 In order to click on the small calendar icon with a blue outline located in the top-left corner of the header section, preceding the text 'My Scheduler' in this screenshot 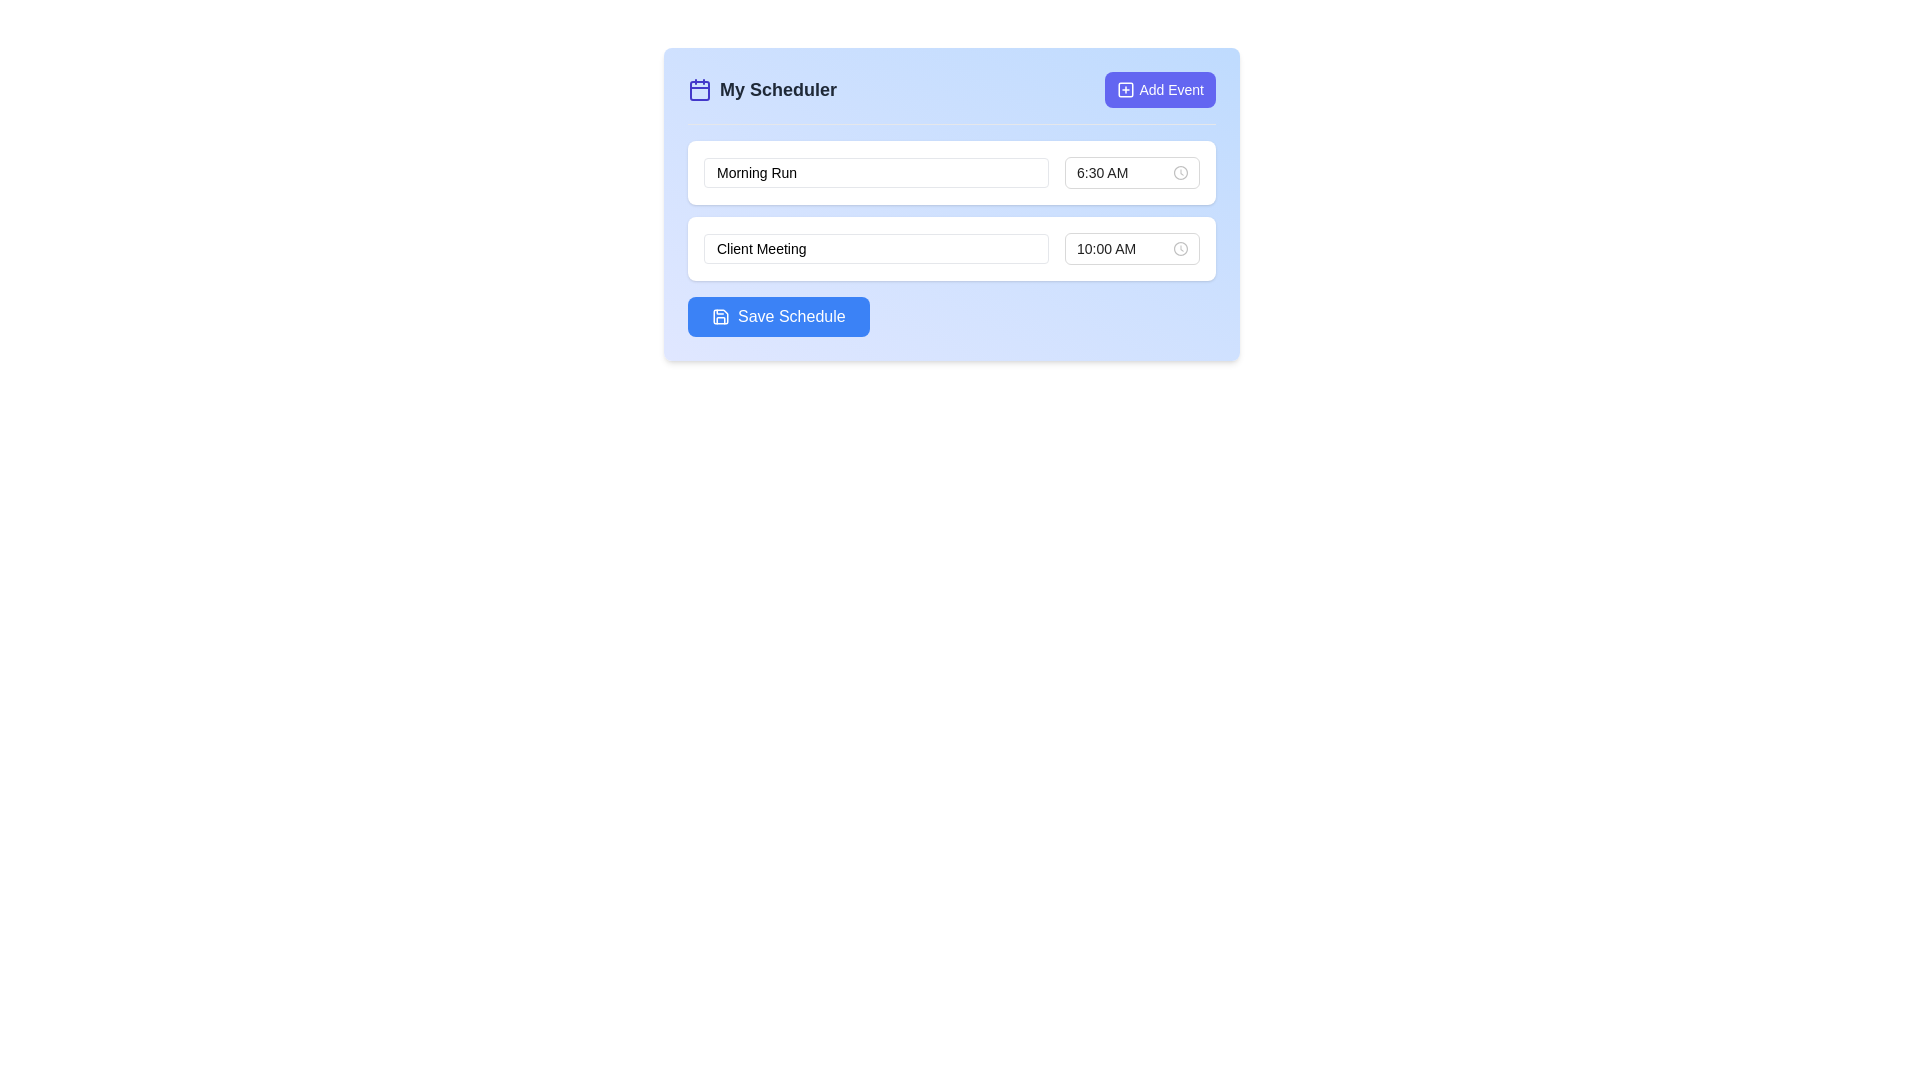, I will do `click(700, 88)`.